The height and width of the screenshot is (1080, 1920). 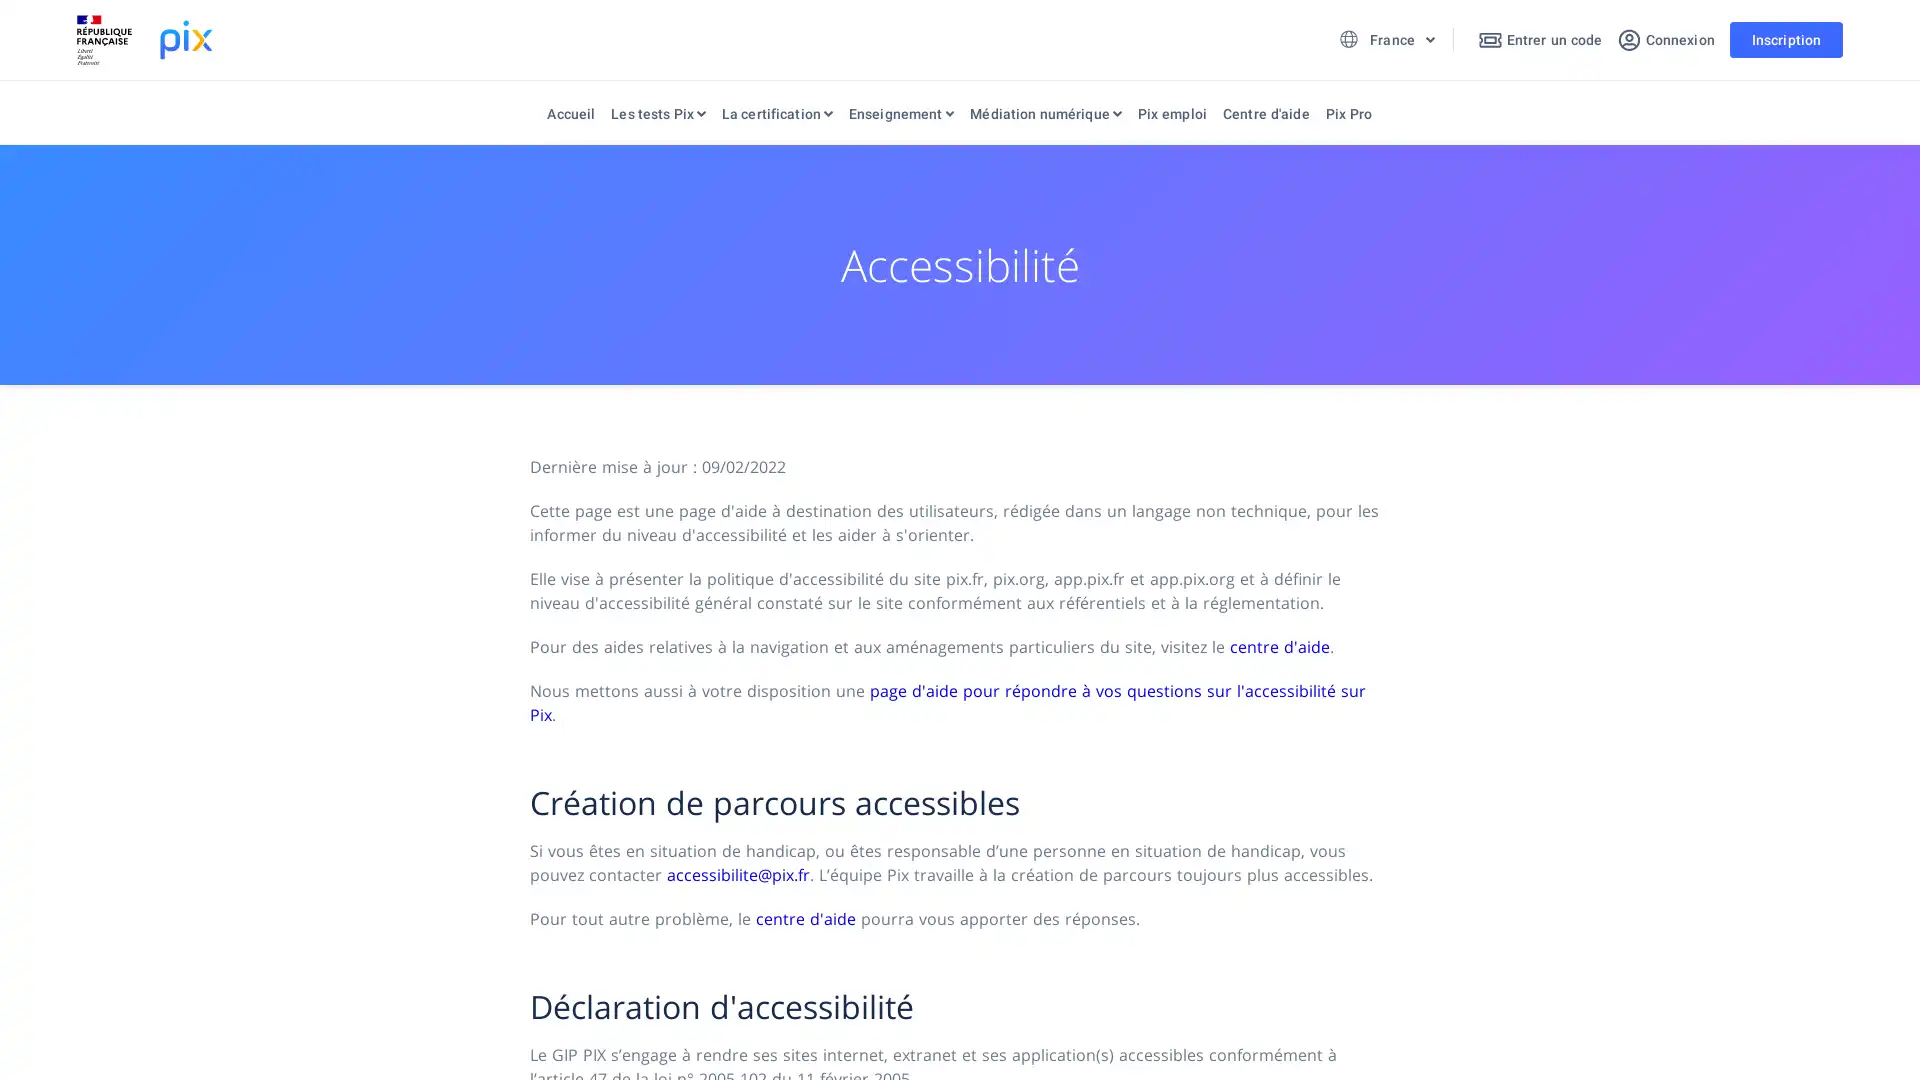 I want to click on Mediation numerique, so click(x=1044, y=118).